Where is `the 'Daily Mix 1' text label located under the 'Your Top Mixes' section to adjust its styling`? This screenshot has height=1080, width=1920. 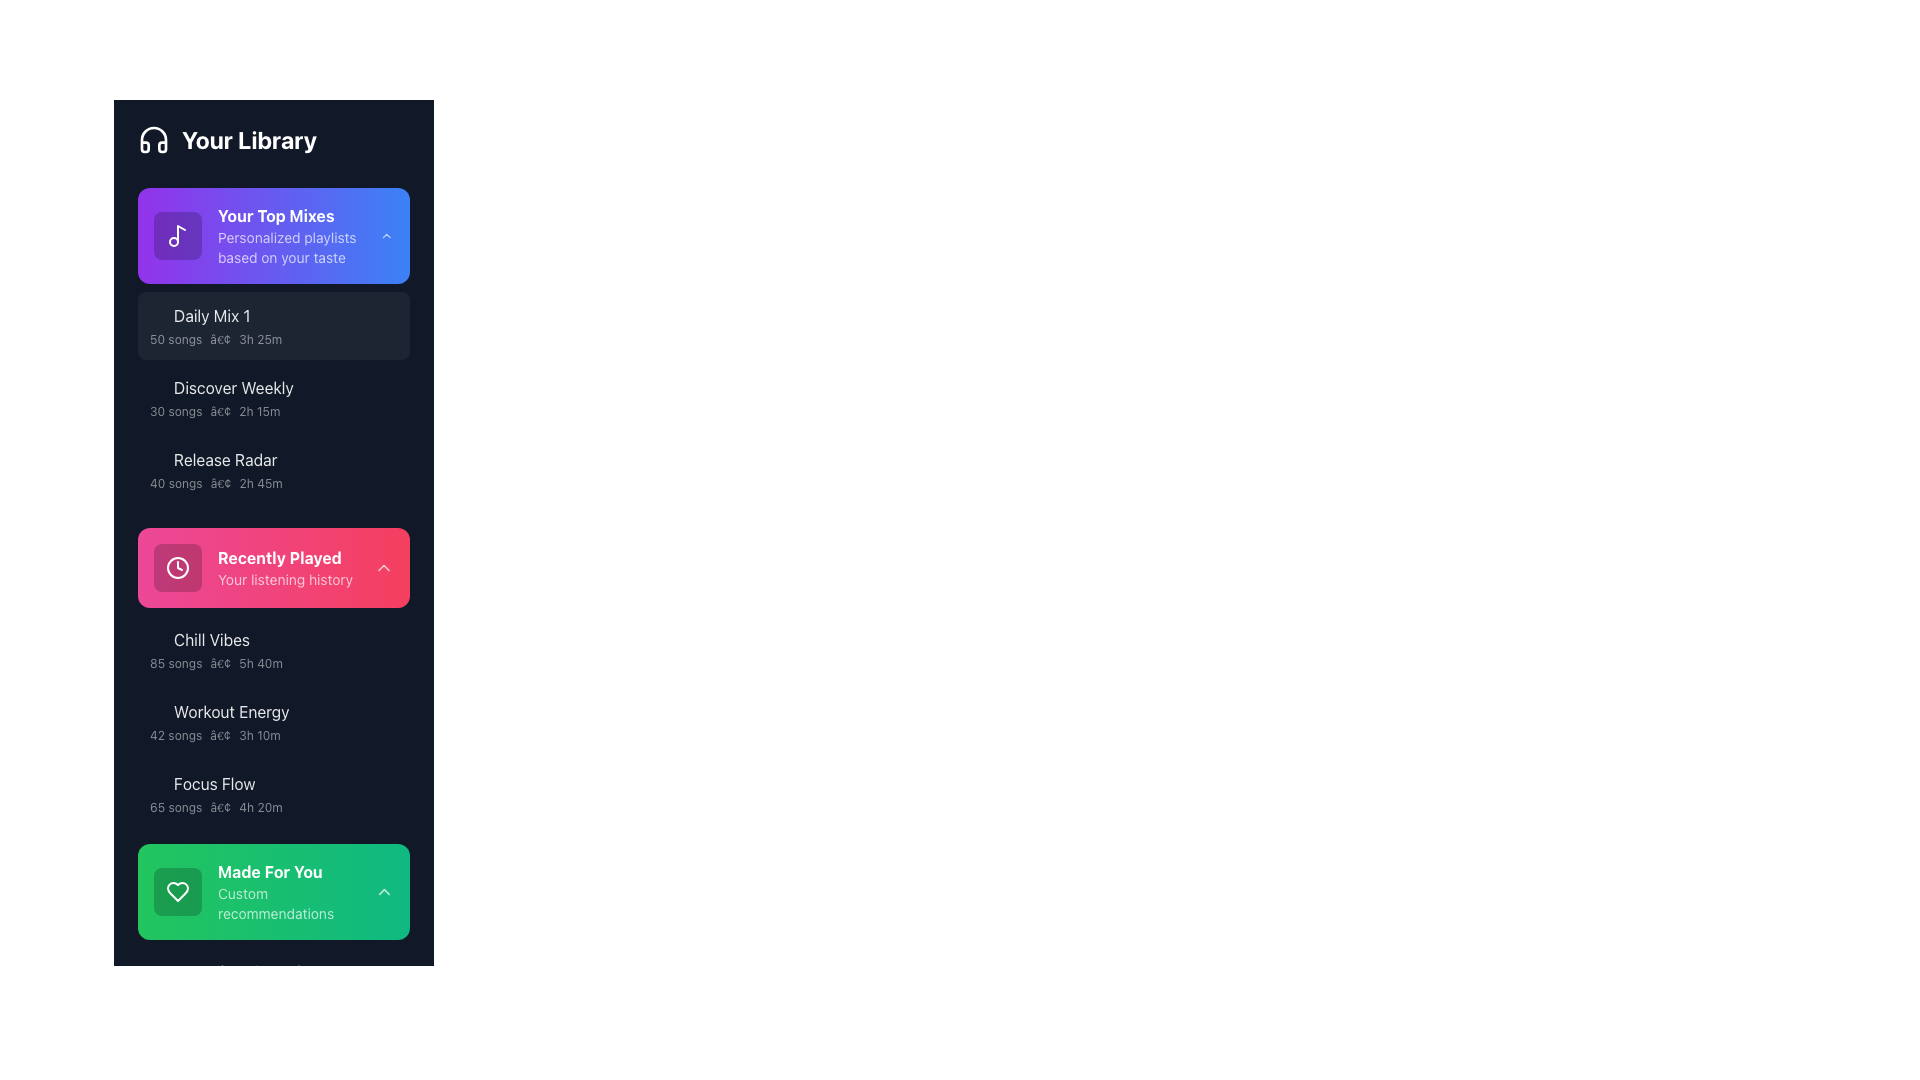
the 'Daily Mix 1' text label located under the 'Your Top Mixes' section to adjust its styling is located at coordinates (212, 315).